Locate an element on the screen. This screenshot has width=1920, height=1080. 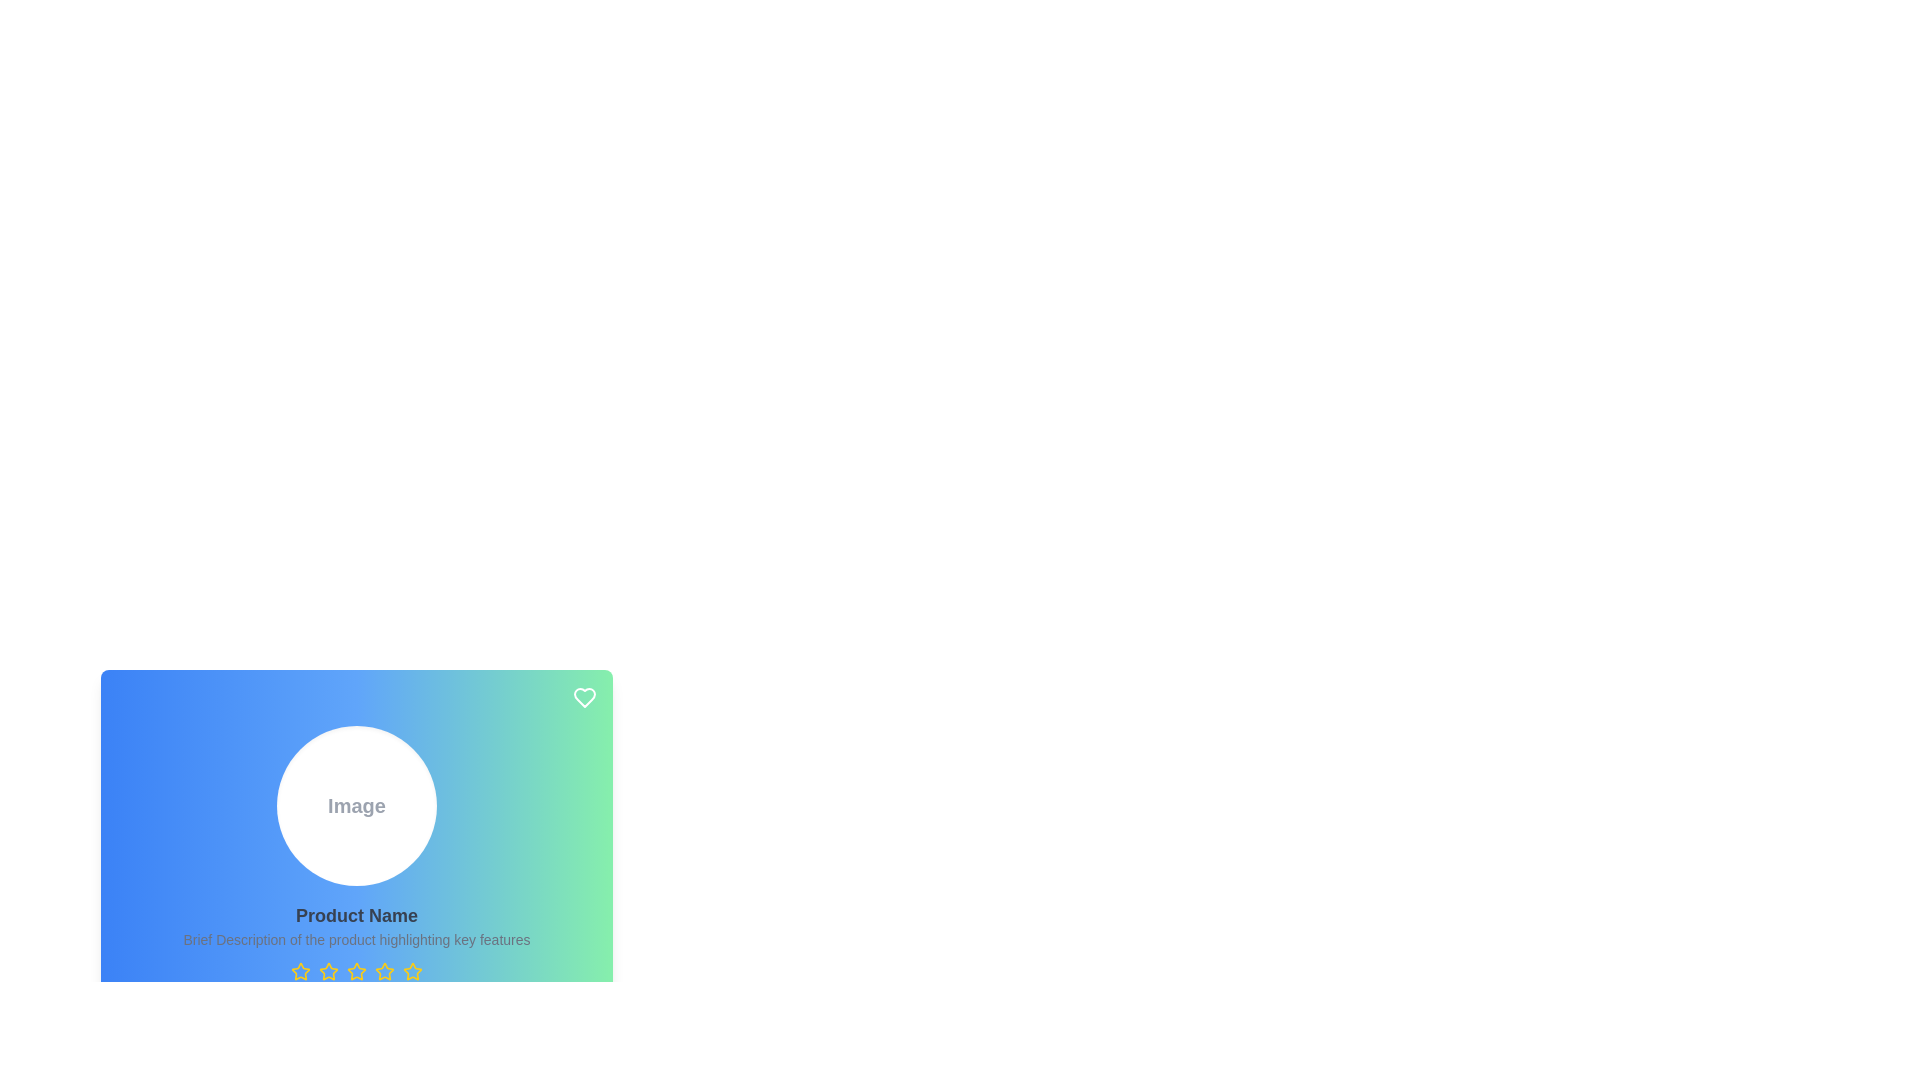
the fourth solid star icon with a yellow outline and blue fill located at the bottom of the product card to rate it is located at coordinates (384, 970).